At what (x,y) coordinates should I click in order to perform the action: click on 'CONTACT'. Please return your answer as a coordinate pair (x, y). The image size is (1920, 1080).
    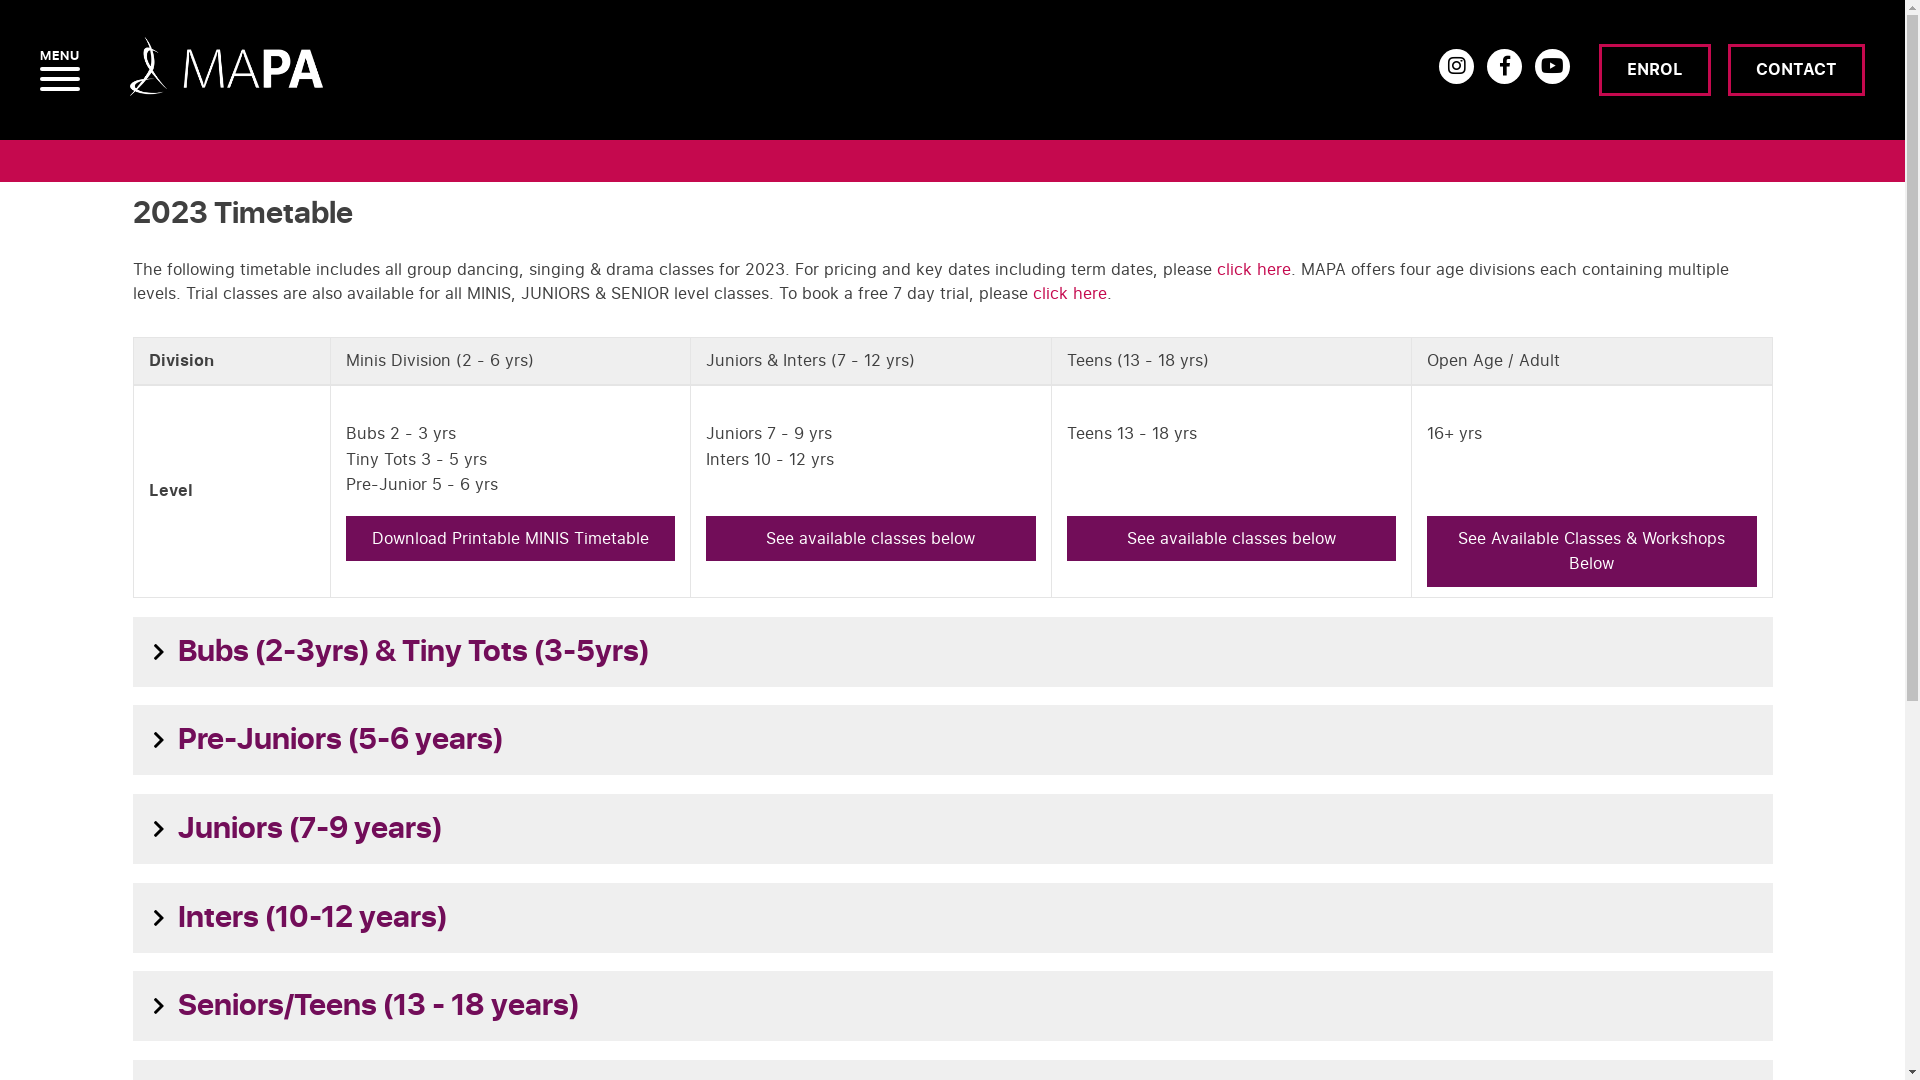
    Looking at the image, I should click on (1796, 68).